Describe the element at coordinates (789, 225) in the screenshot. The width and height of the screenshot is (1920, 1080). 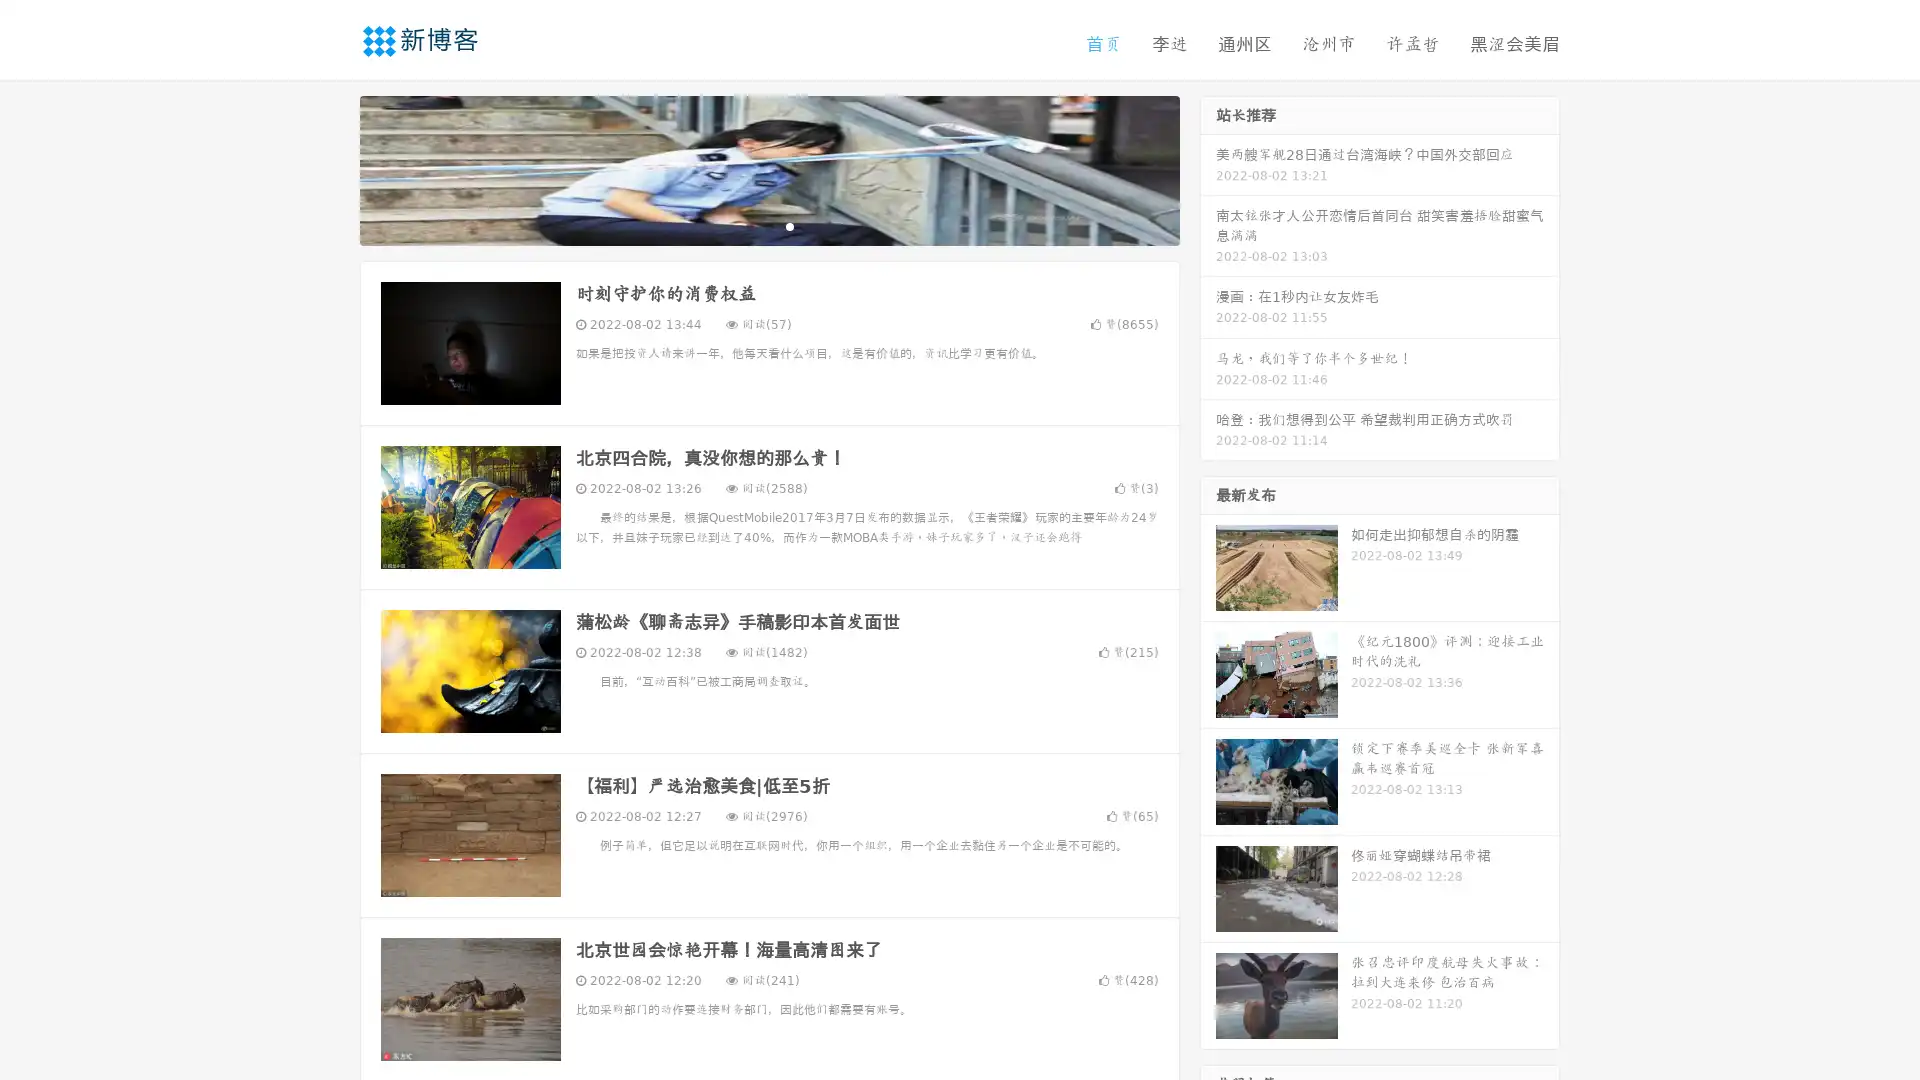
I see `Go to slide 3` at that location.